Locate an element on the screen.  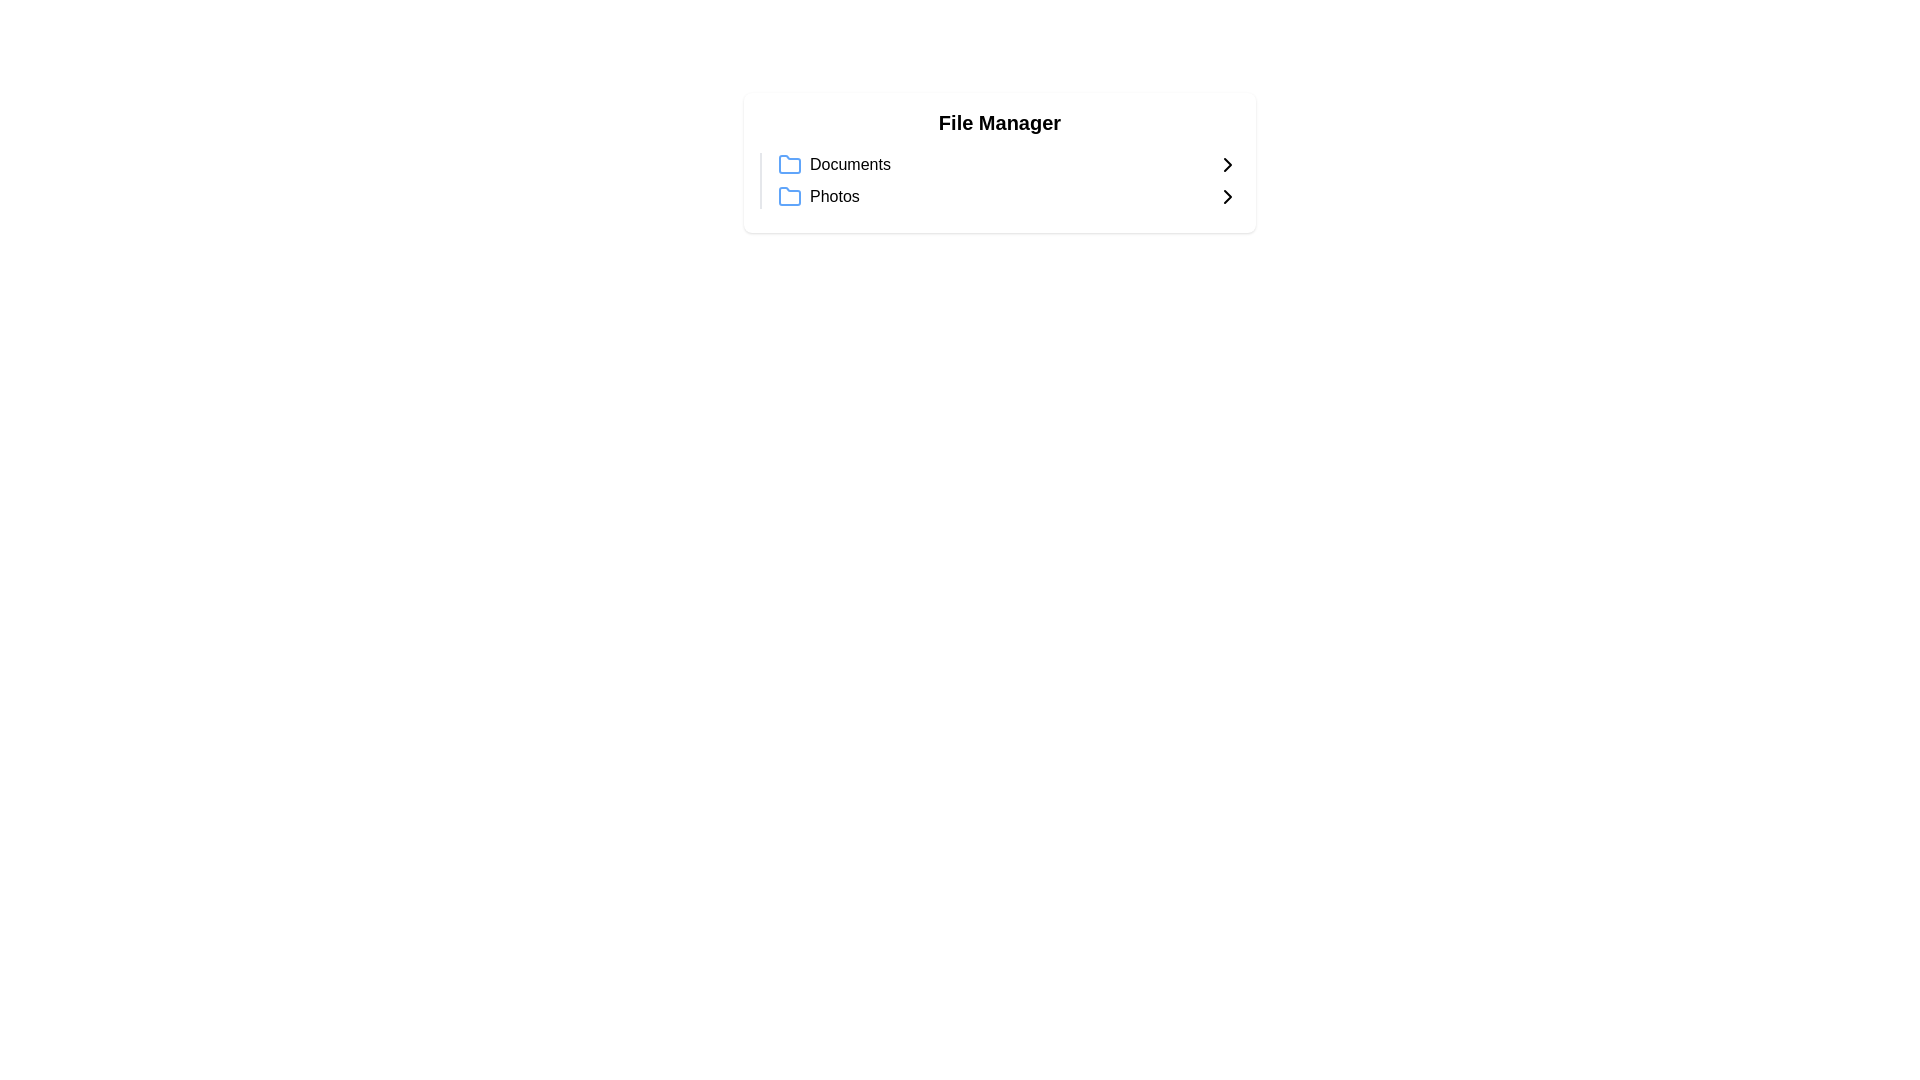
the blue-colored folder icon located to the left of the 'Documents' text in the document list is located at coordinates (789, 164).